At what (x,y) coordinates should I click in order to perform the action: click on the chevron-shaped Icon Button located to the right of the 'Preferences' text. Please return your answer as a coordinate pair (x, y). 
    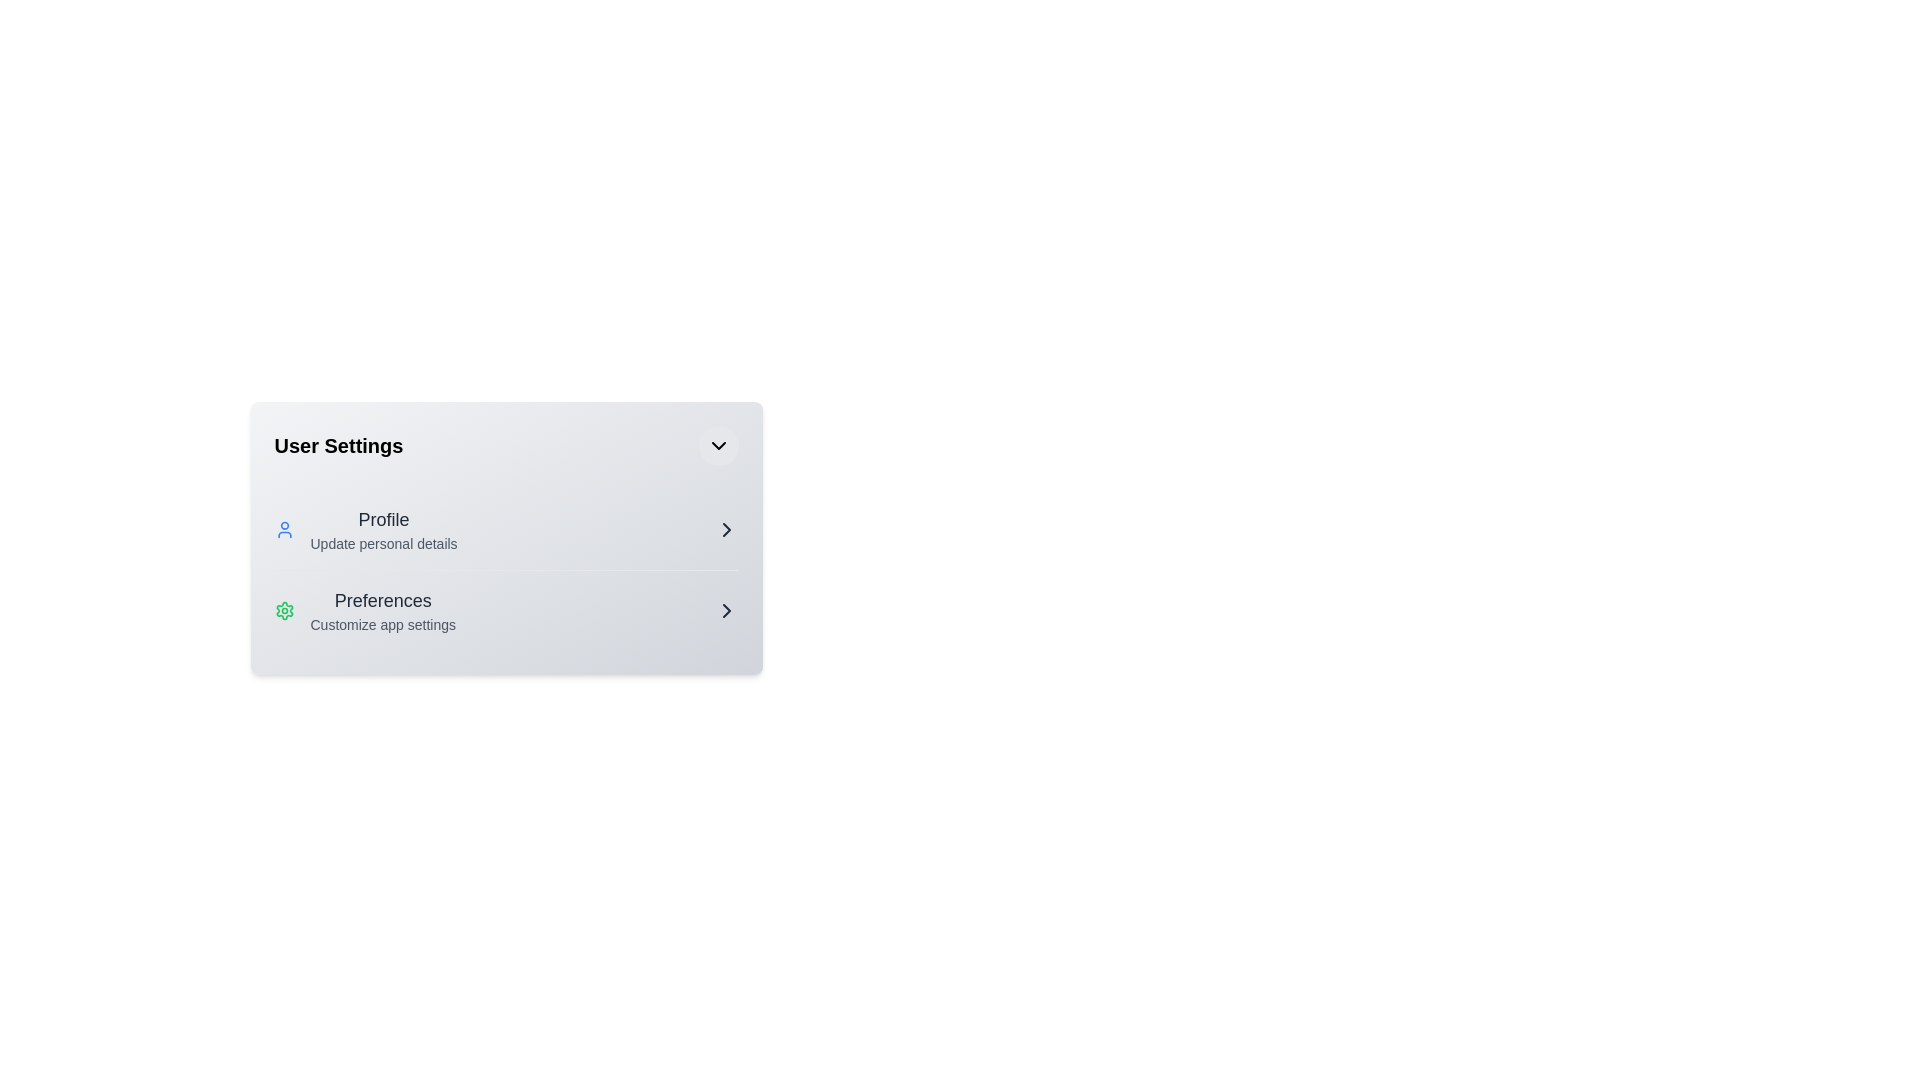
    Looking at the image, I should click on (725, 609).